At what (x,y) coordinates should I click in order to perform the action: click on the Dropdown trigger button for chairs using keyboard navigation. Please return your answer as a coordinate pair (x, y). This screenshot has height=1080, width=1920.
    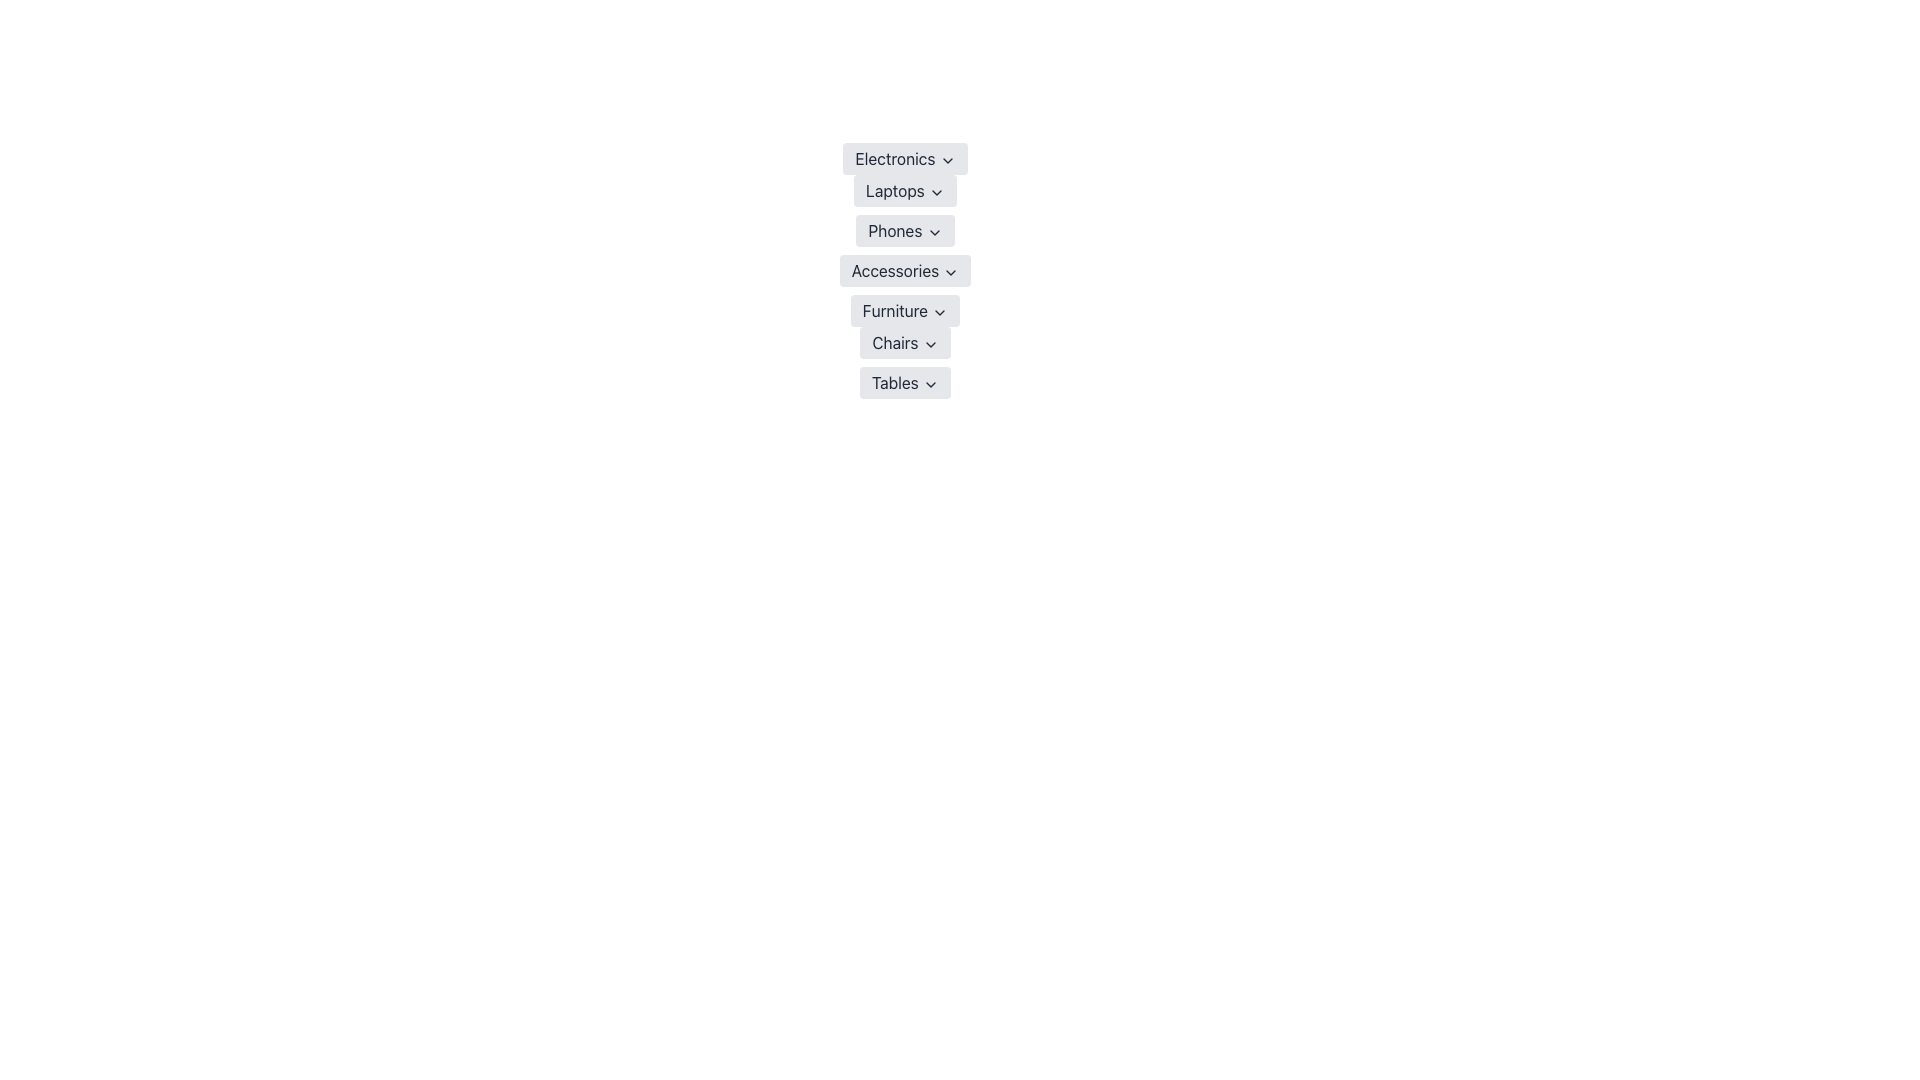
    Looking at the image, I should click on (904, 342).